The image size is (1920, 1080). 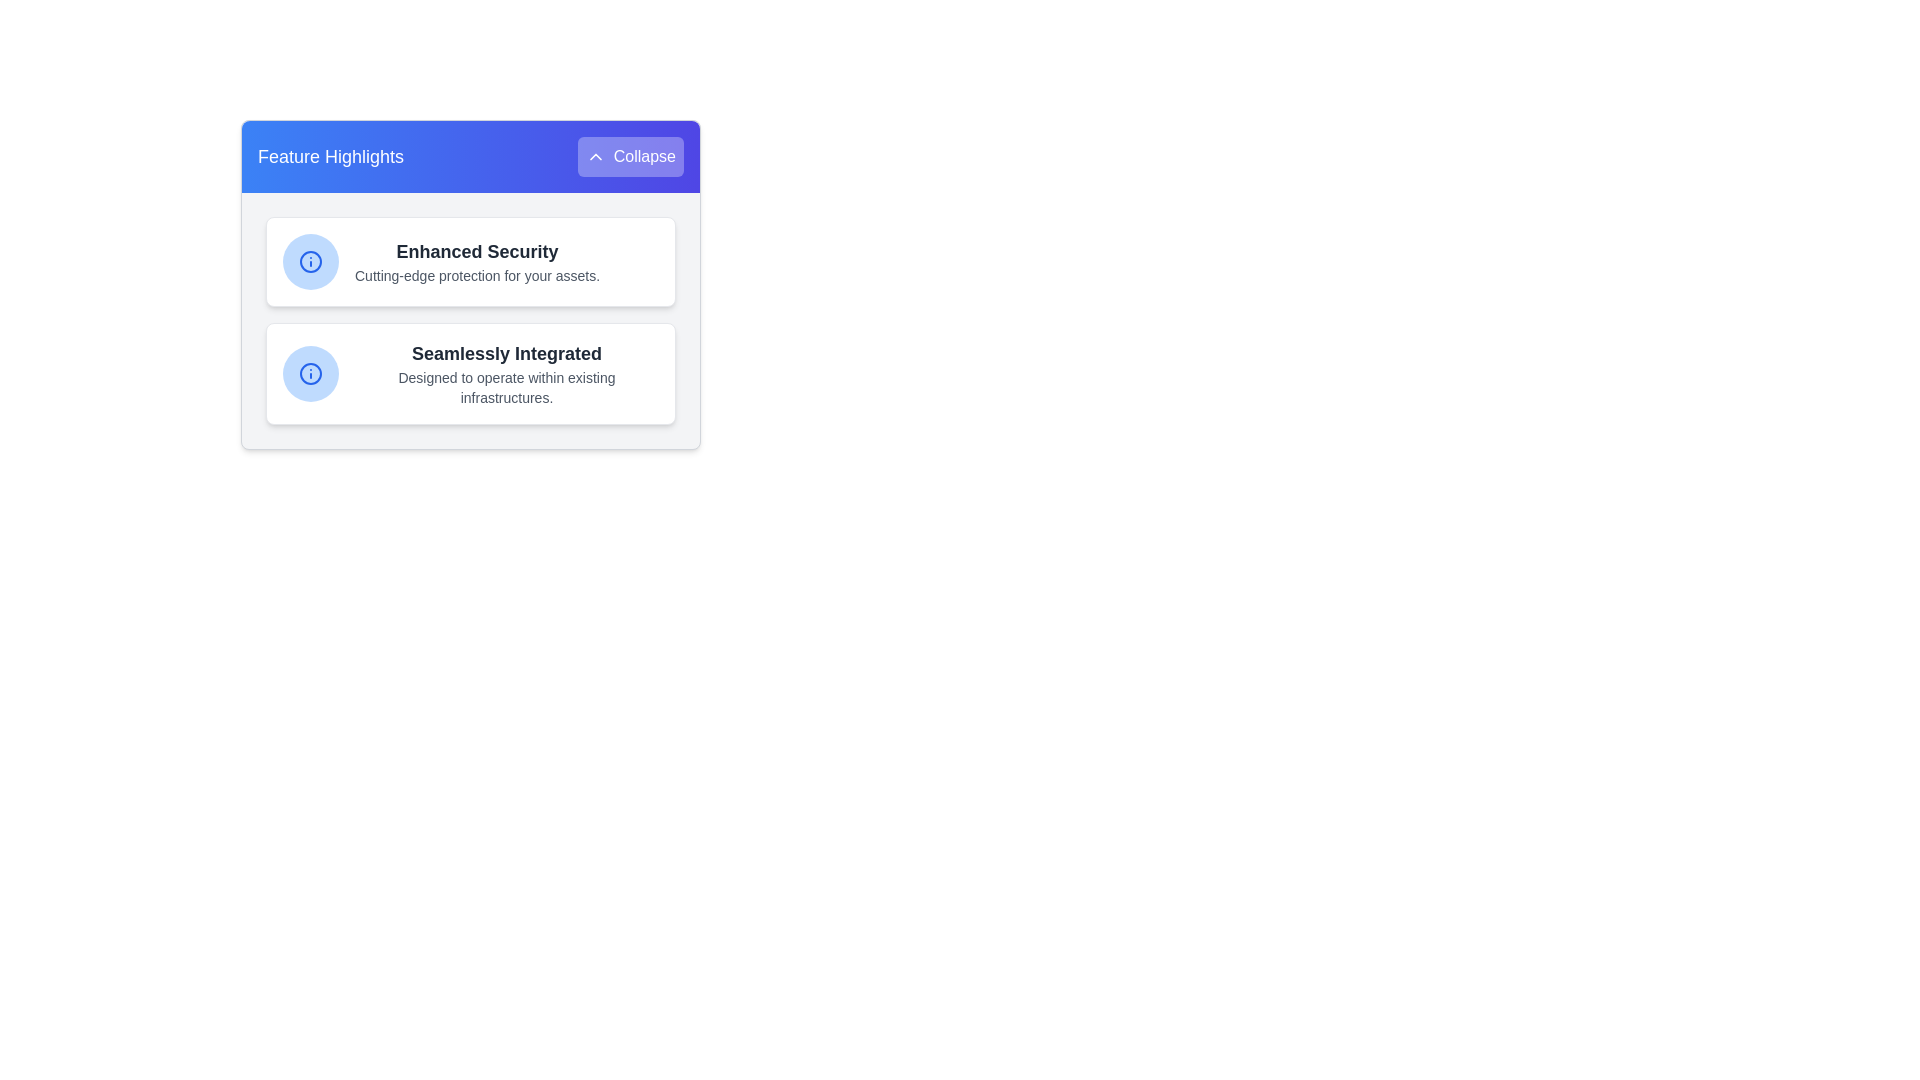 I want to click on the chevron icon within the 'Collapse' button in the top-right corner of the 'Feature Highlights' section, so click(x=594, y=156).